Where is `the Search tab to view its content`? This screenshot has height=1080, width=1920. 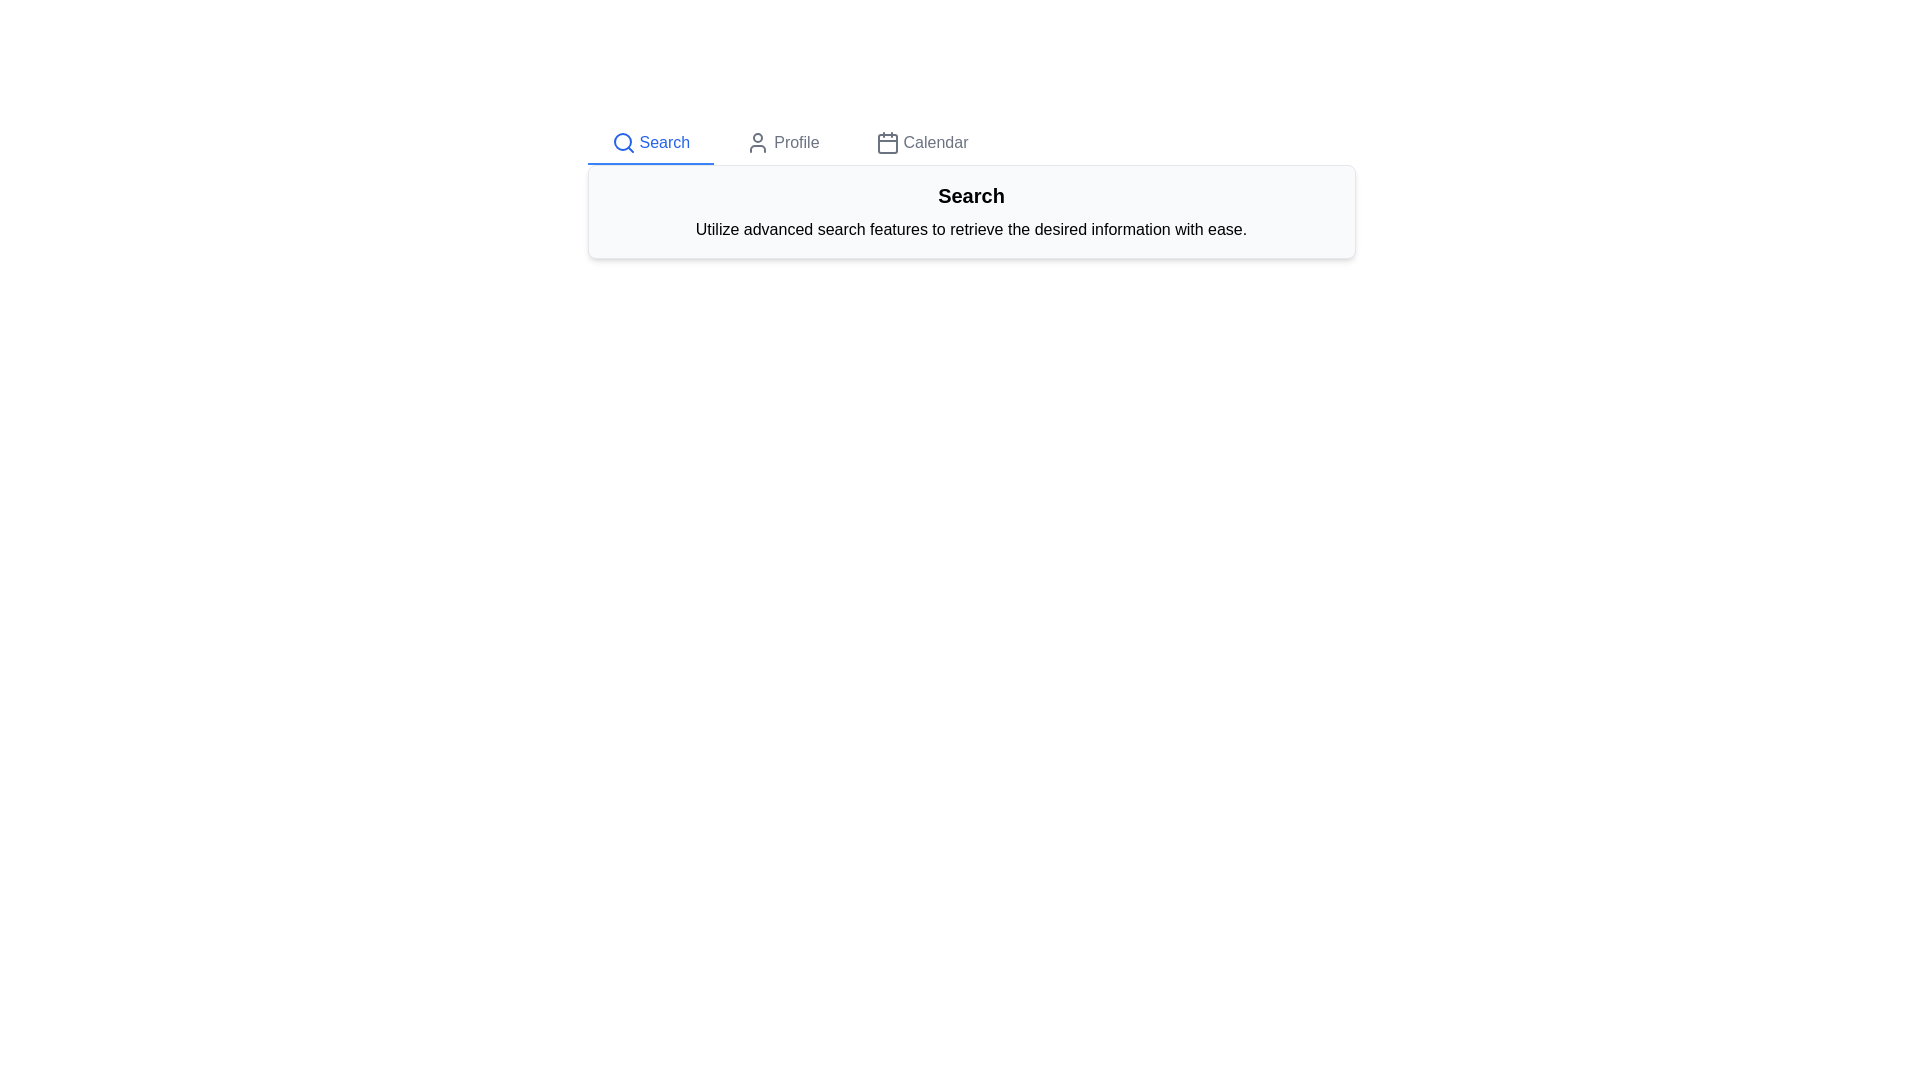
the Search tab to view its content is located at coordinates (650, 142).